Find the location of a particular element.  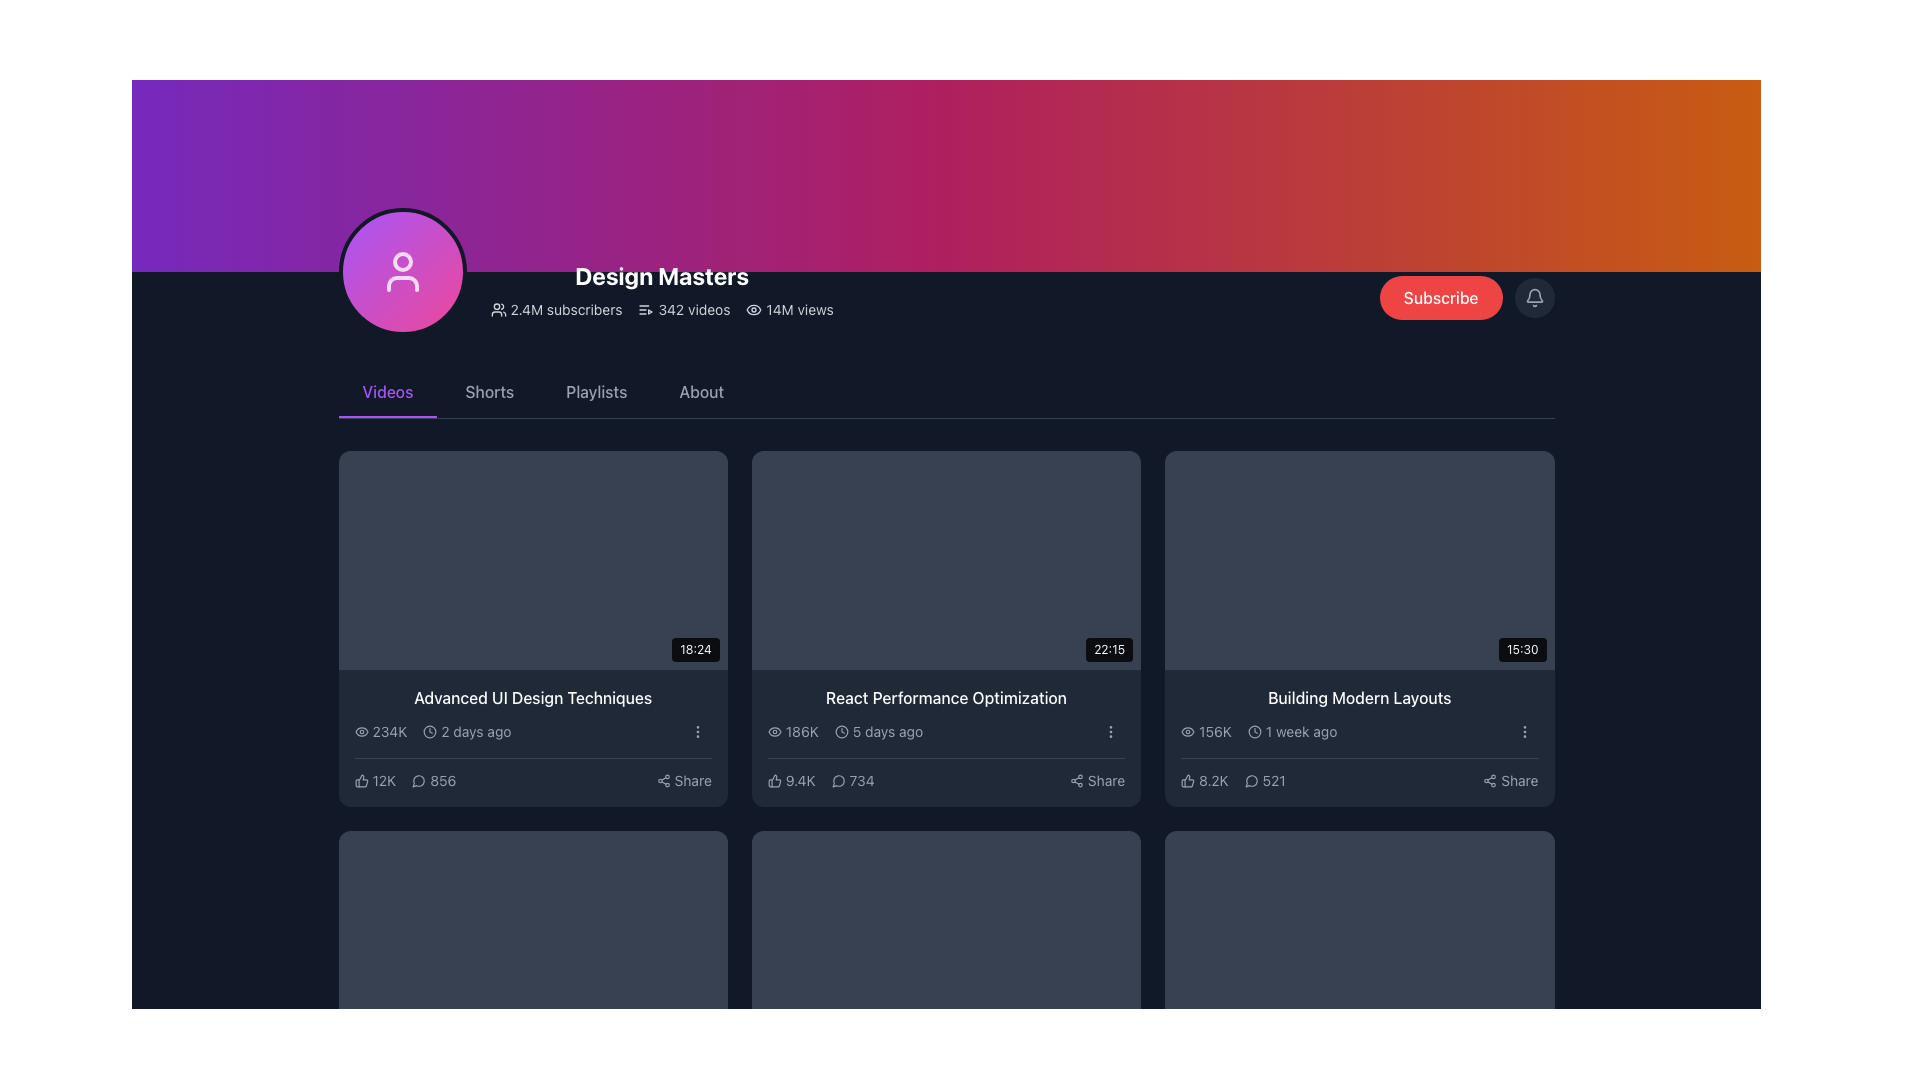

the interactive numeric display component showing the number of comments is located at coordinates (1264, 779).